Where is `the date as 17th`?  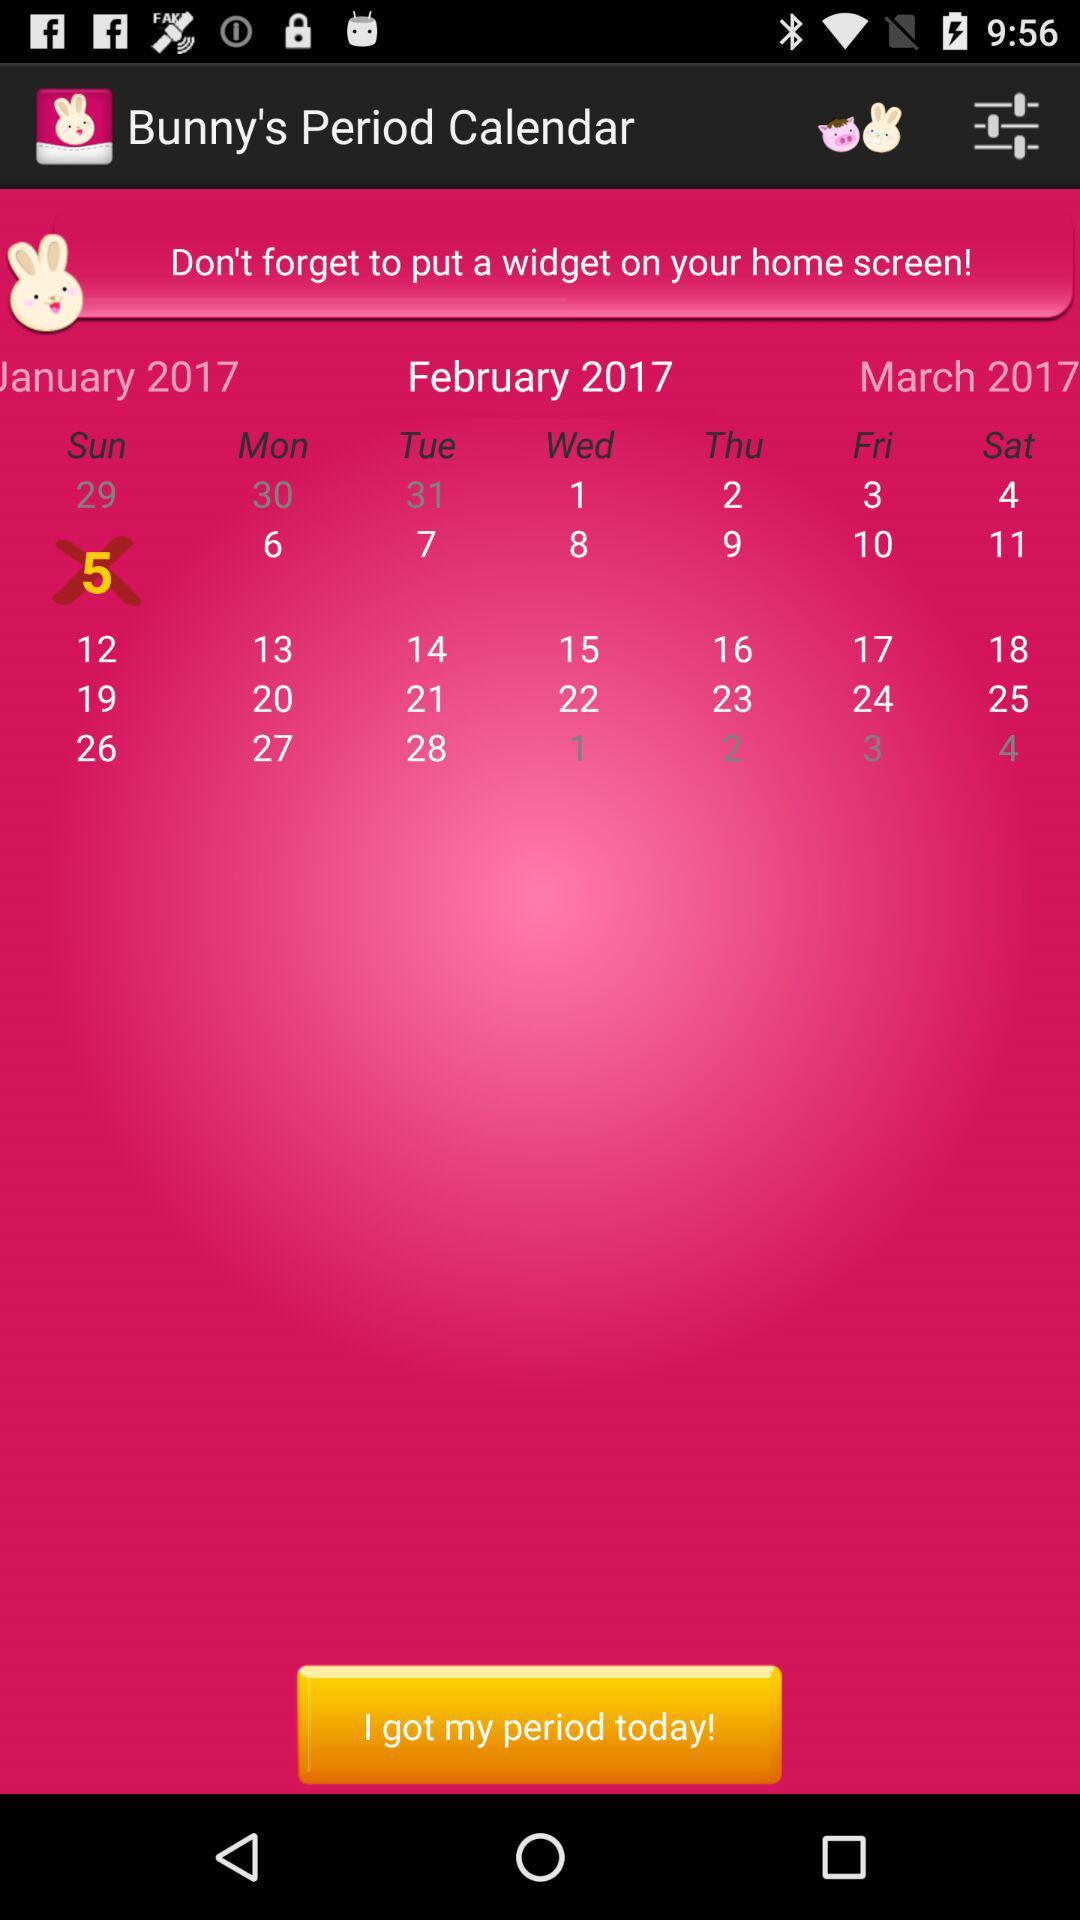 the date as 17th is located at coordinates (871, 648).